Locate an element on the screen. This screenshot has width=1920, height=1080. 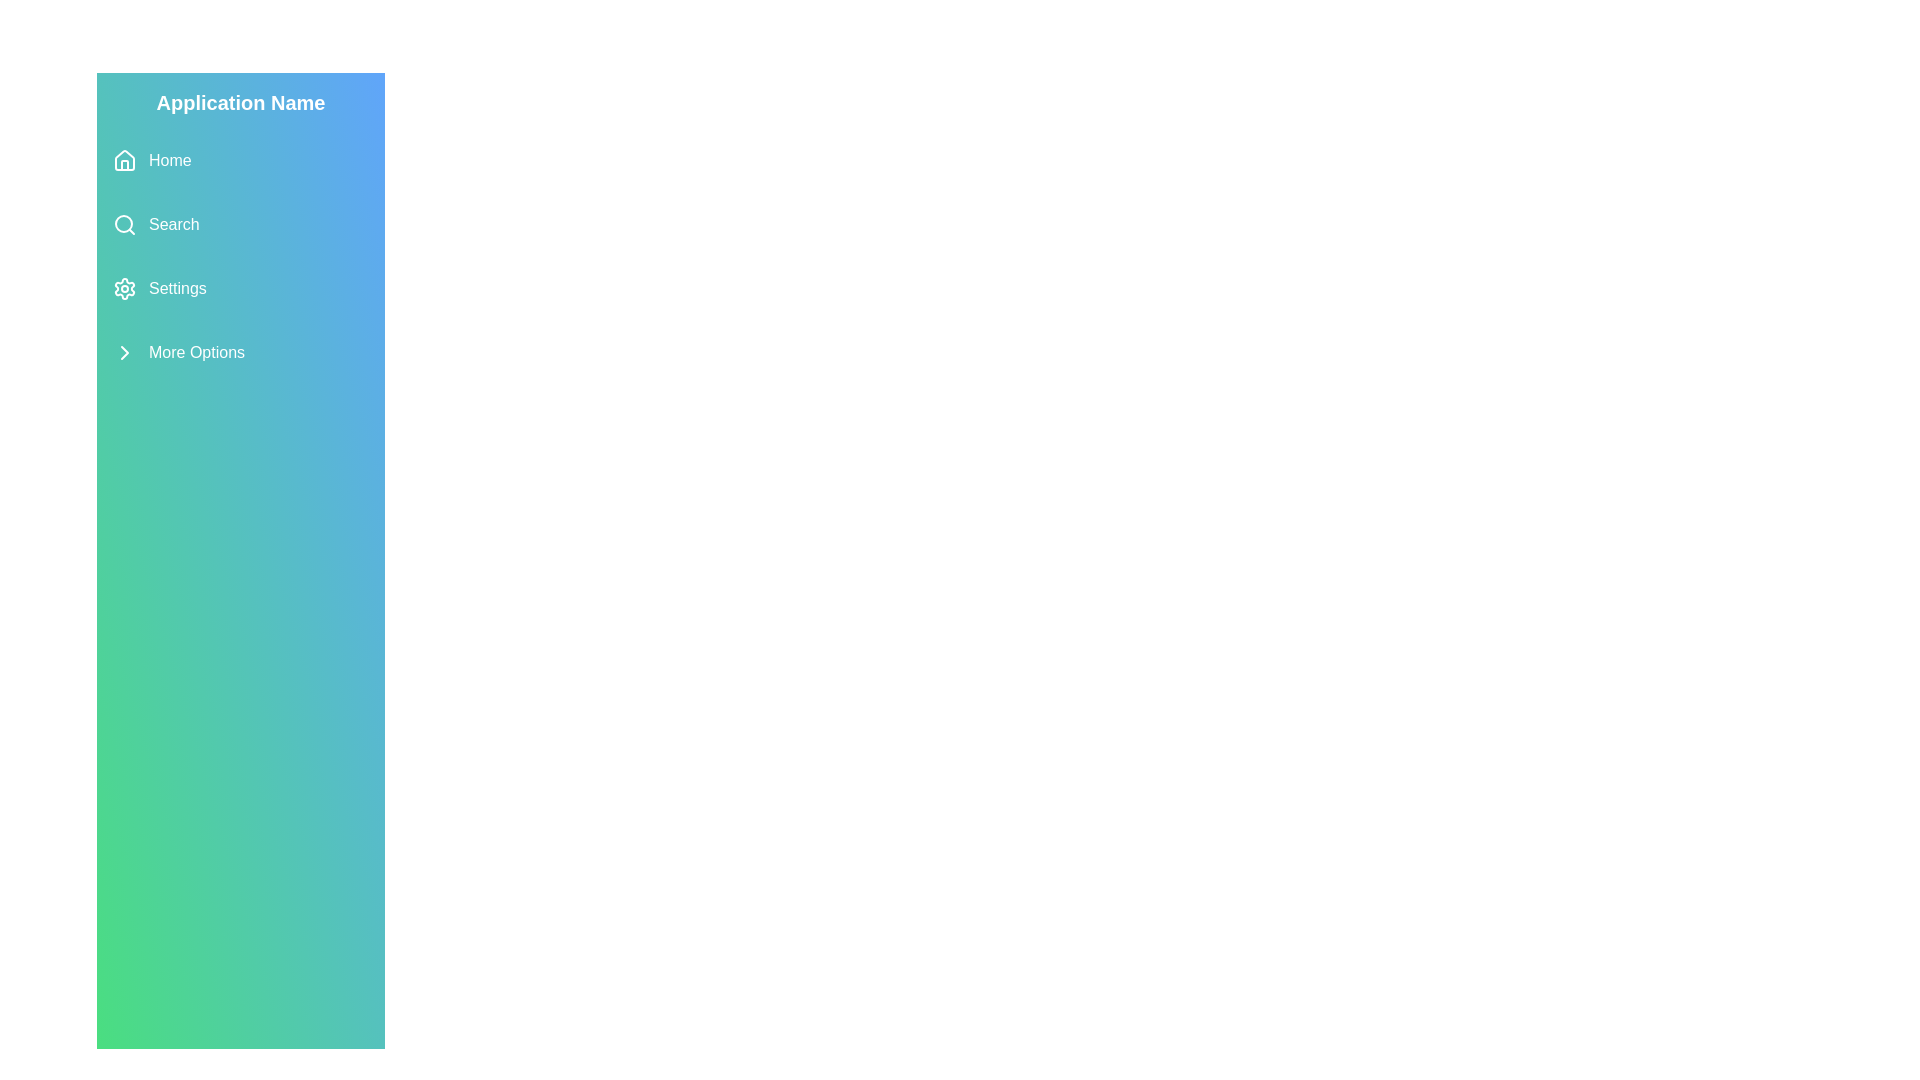
the menu item Settings is located at coordinates (240, 289).